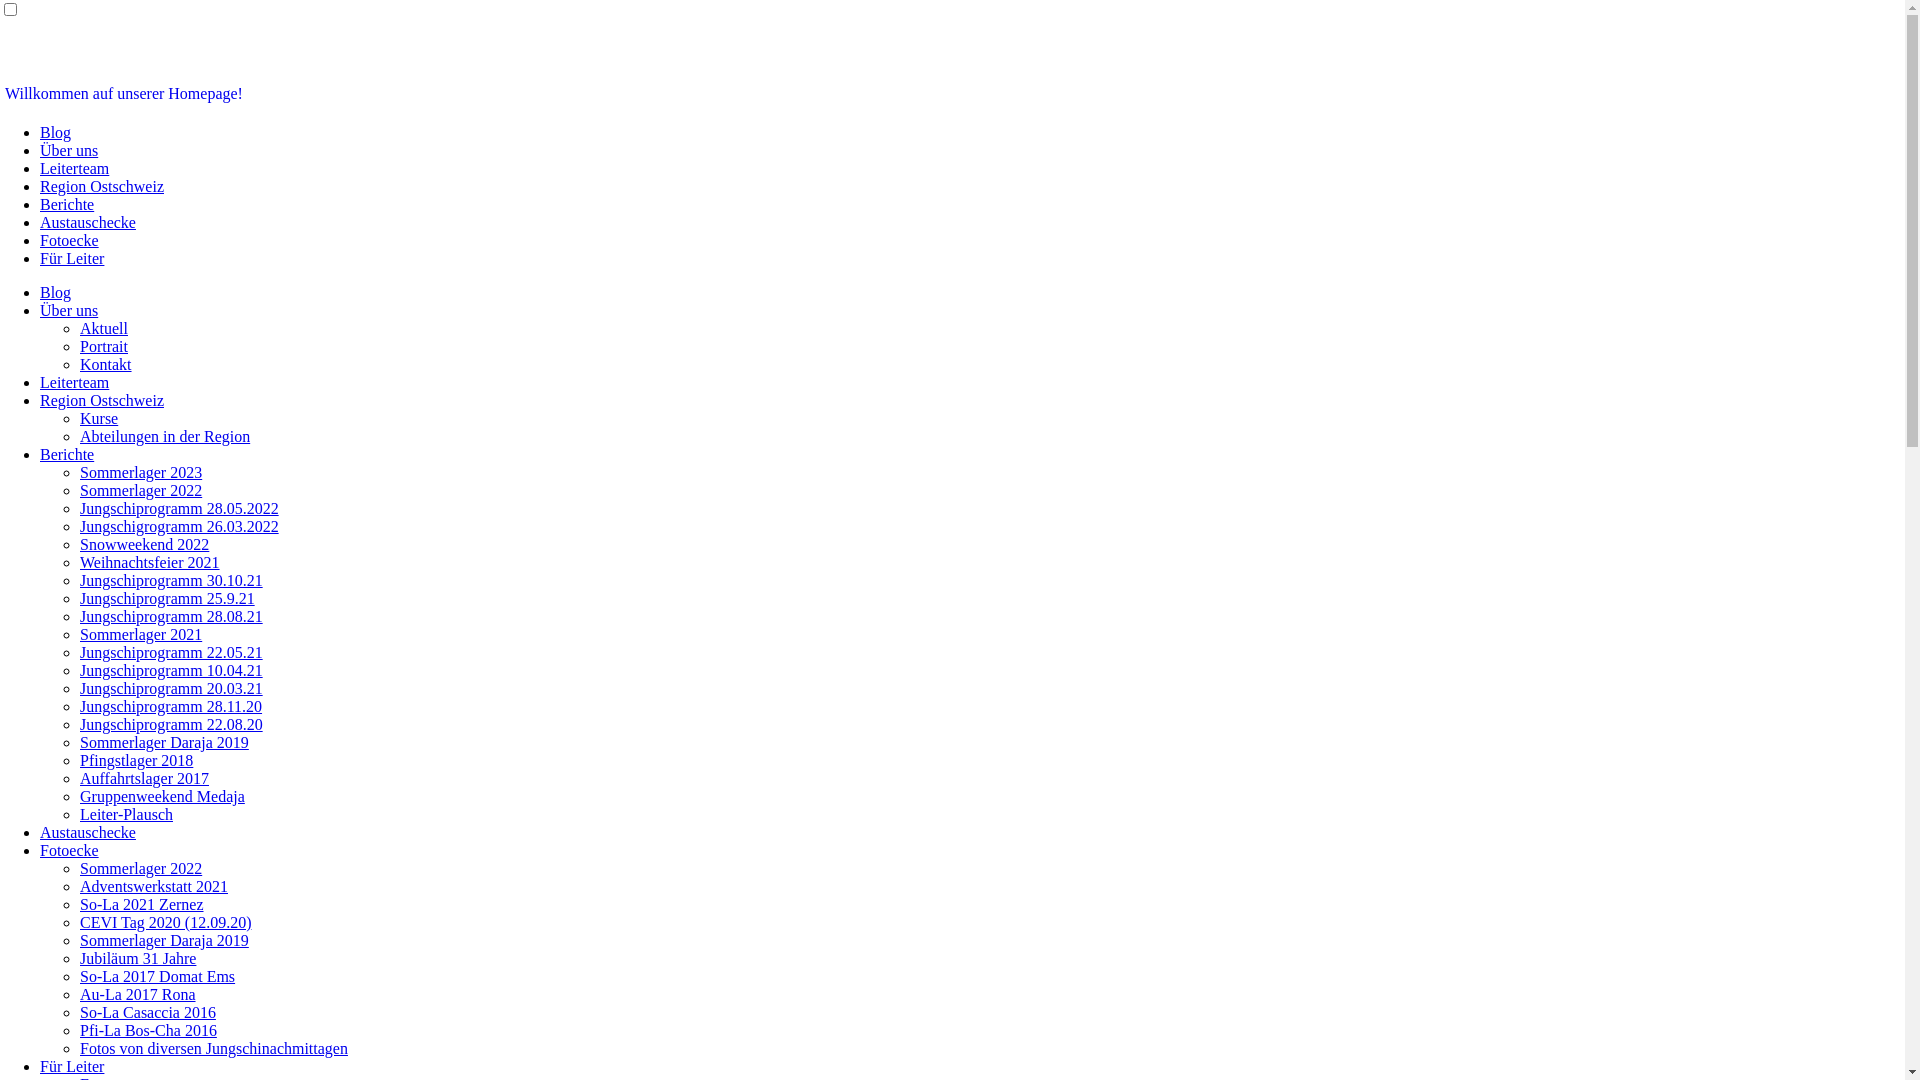  Describe the element at coordinates (179, 525) in the screenshot. I see `'Jungschigrogramm 26.03.2022'` at that location.